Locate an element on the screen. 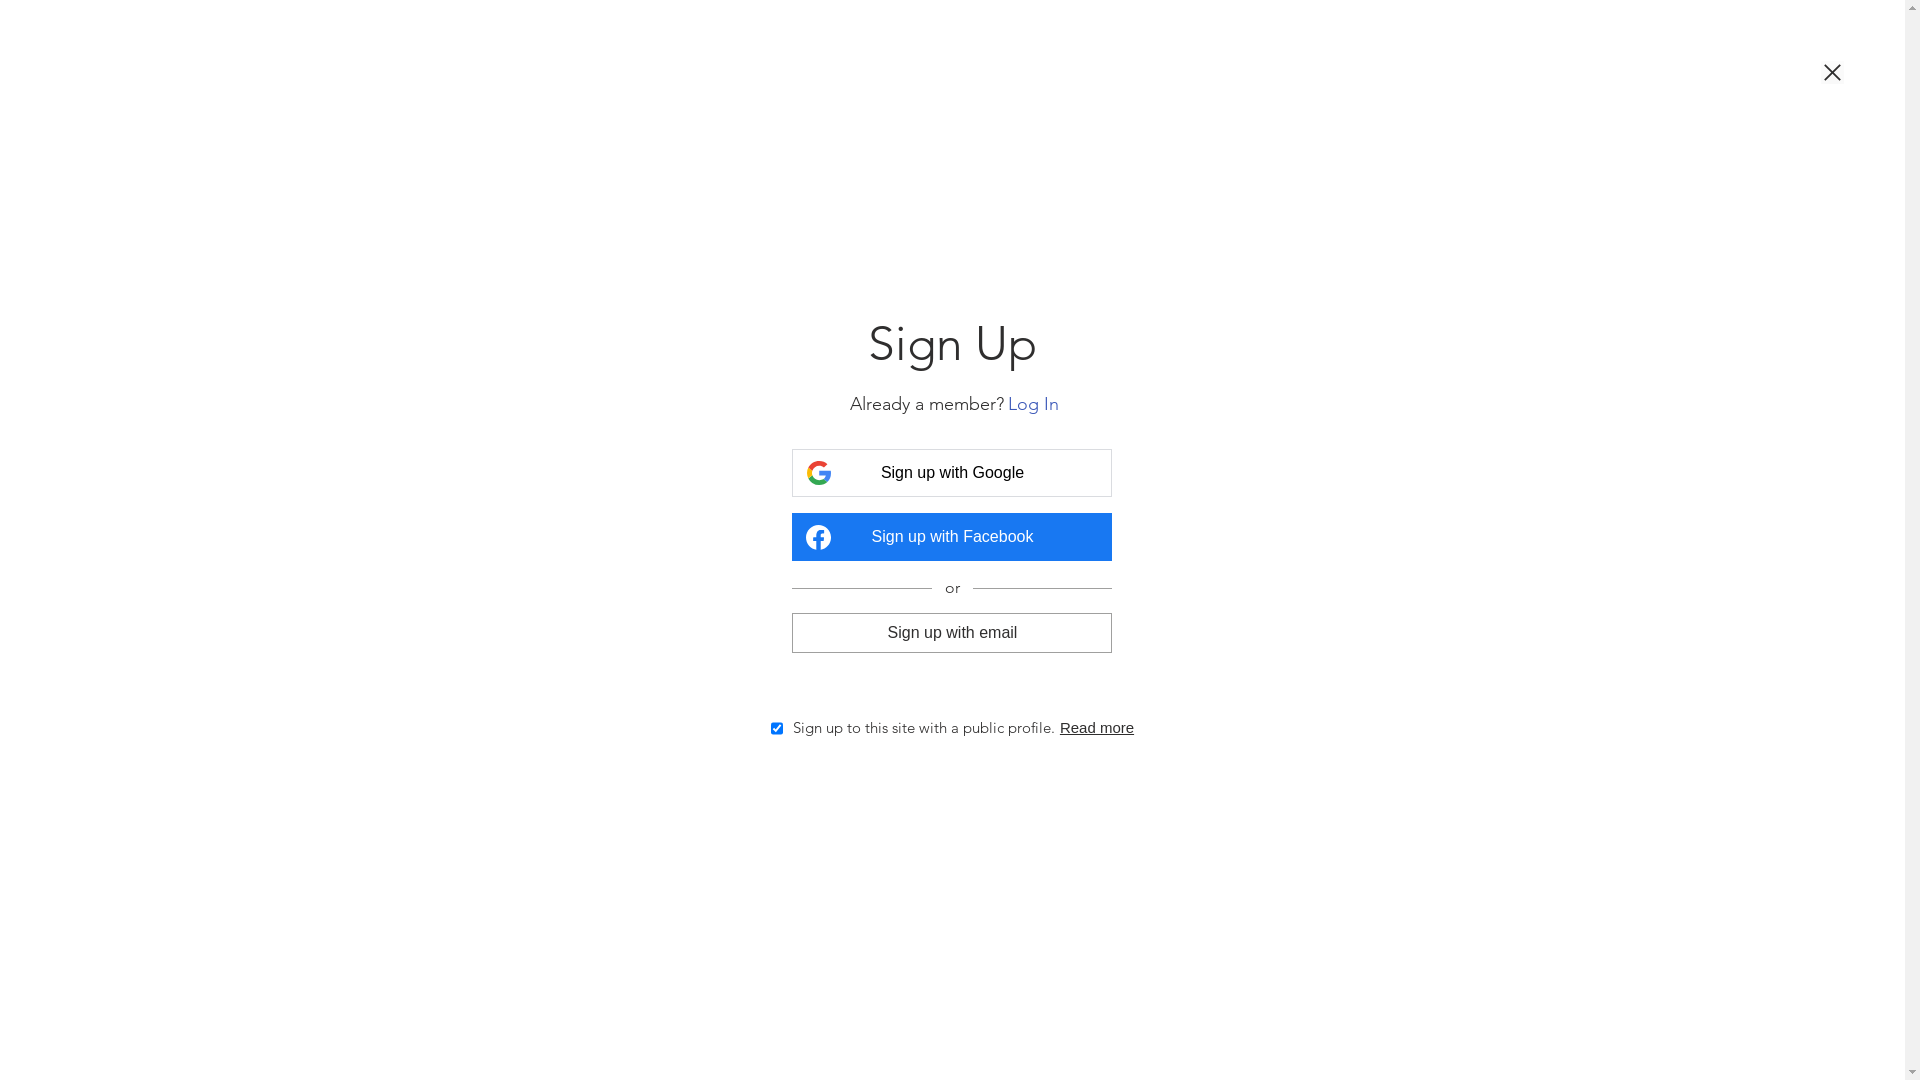 Image resolution: width=1920 pixels, height=1080 pixels. 'Log In' is located at coordinates (1008, 404).